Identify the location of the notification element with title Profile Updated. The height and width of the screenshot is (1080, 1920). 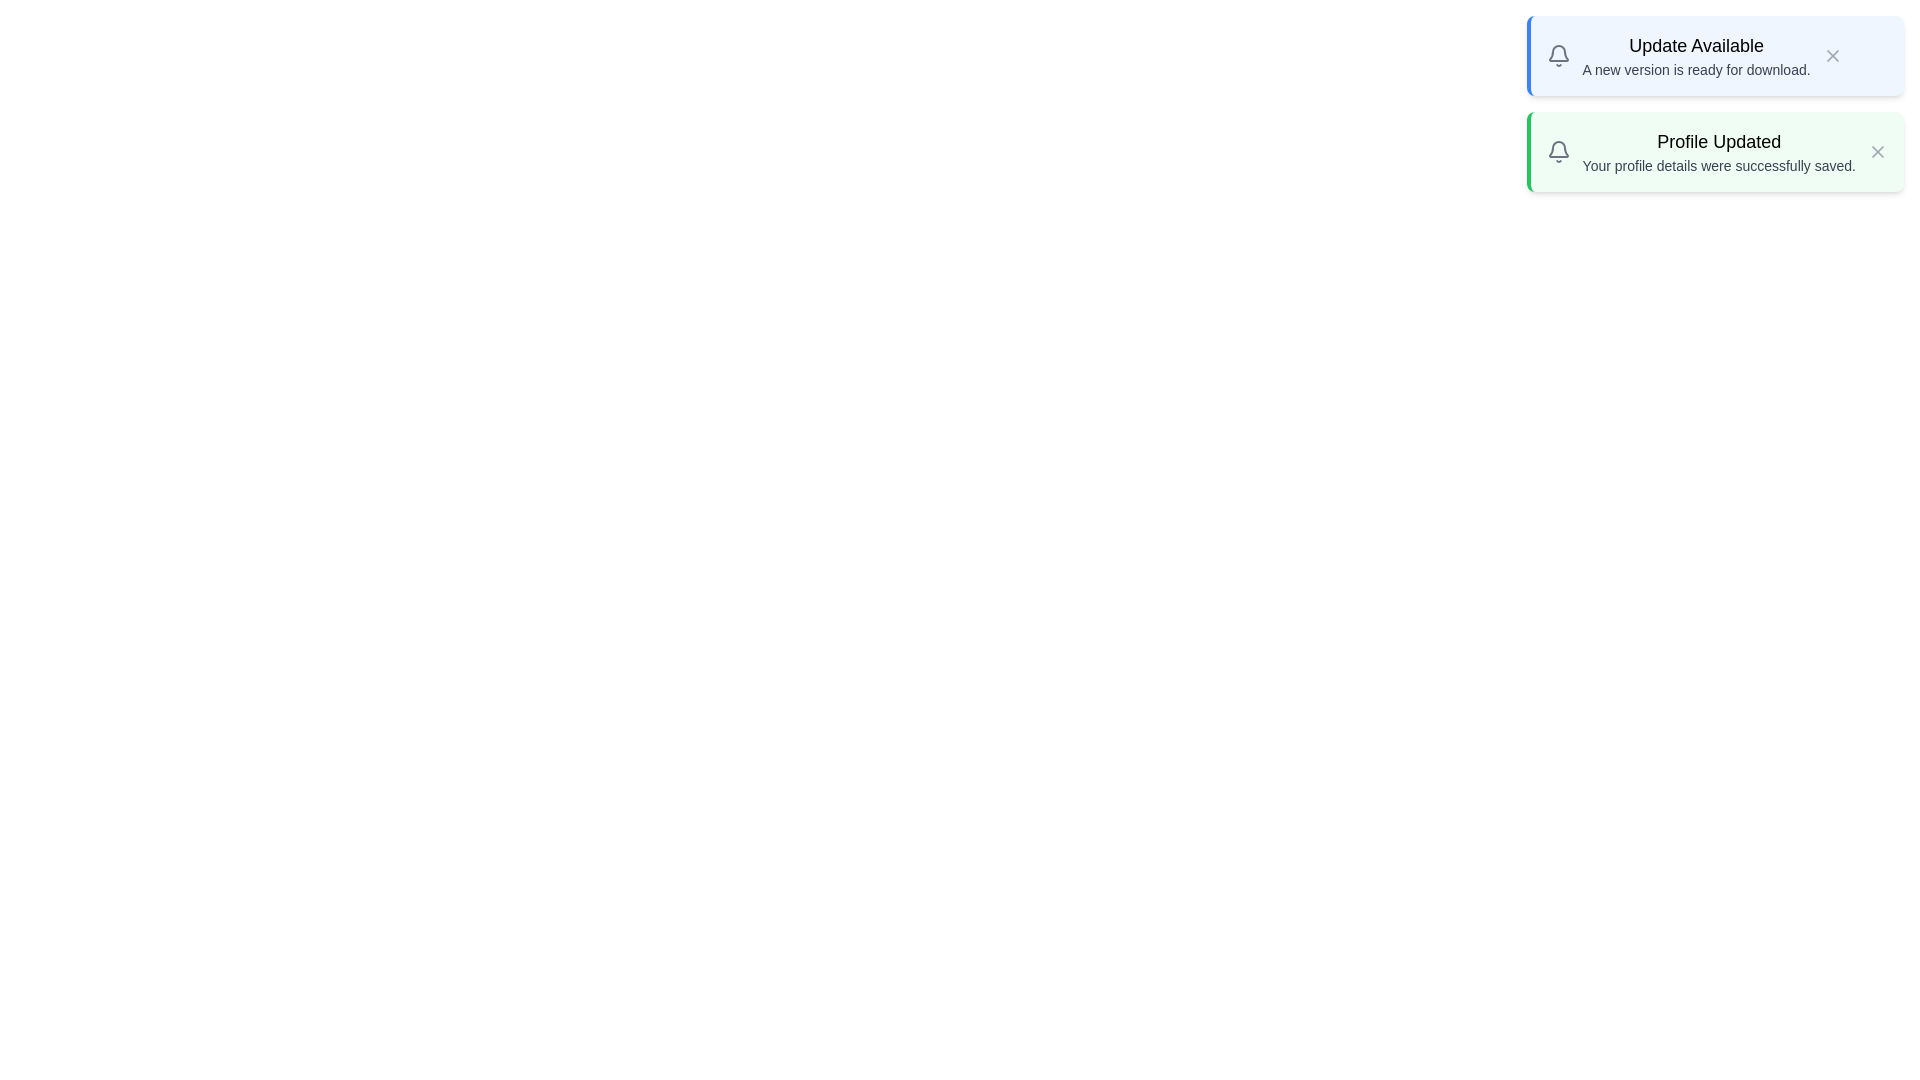
(1714, 150).